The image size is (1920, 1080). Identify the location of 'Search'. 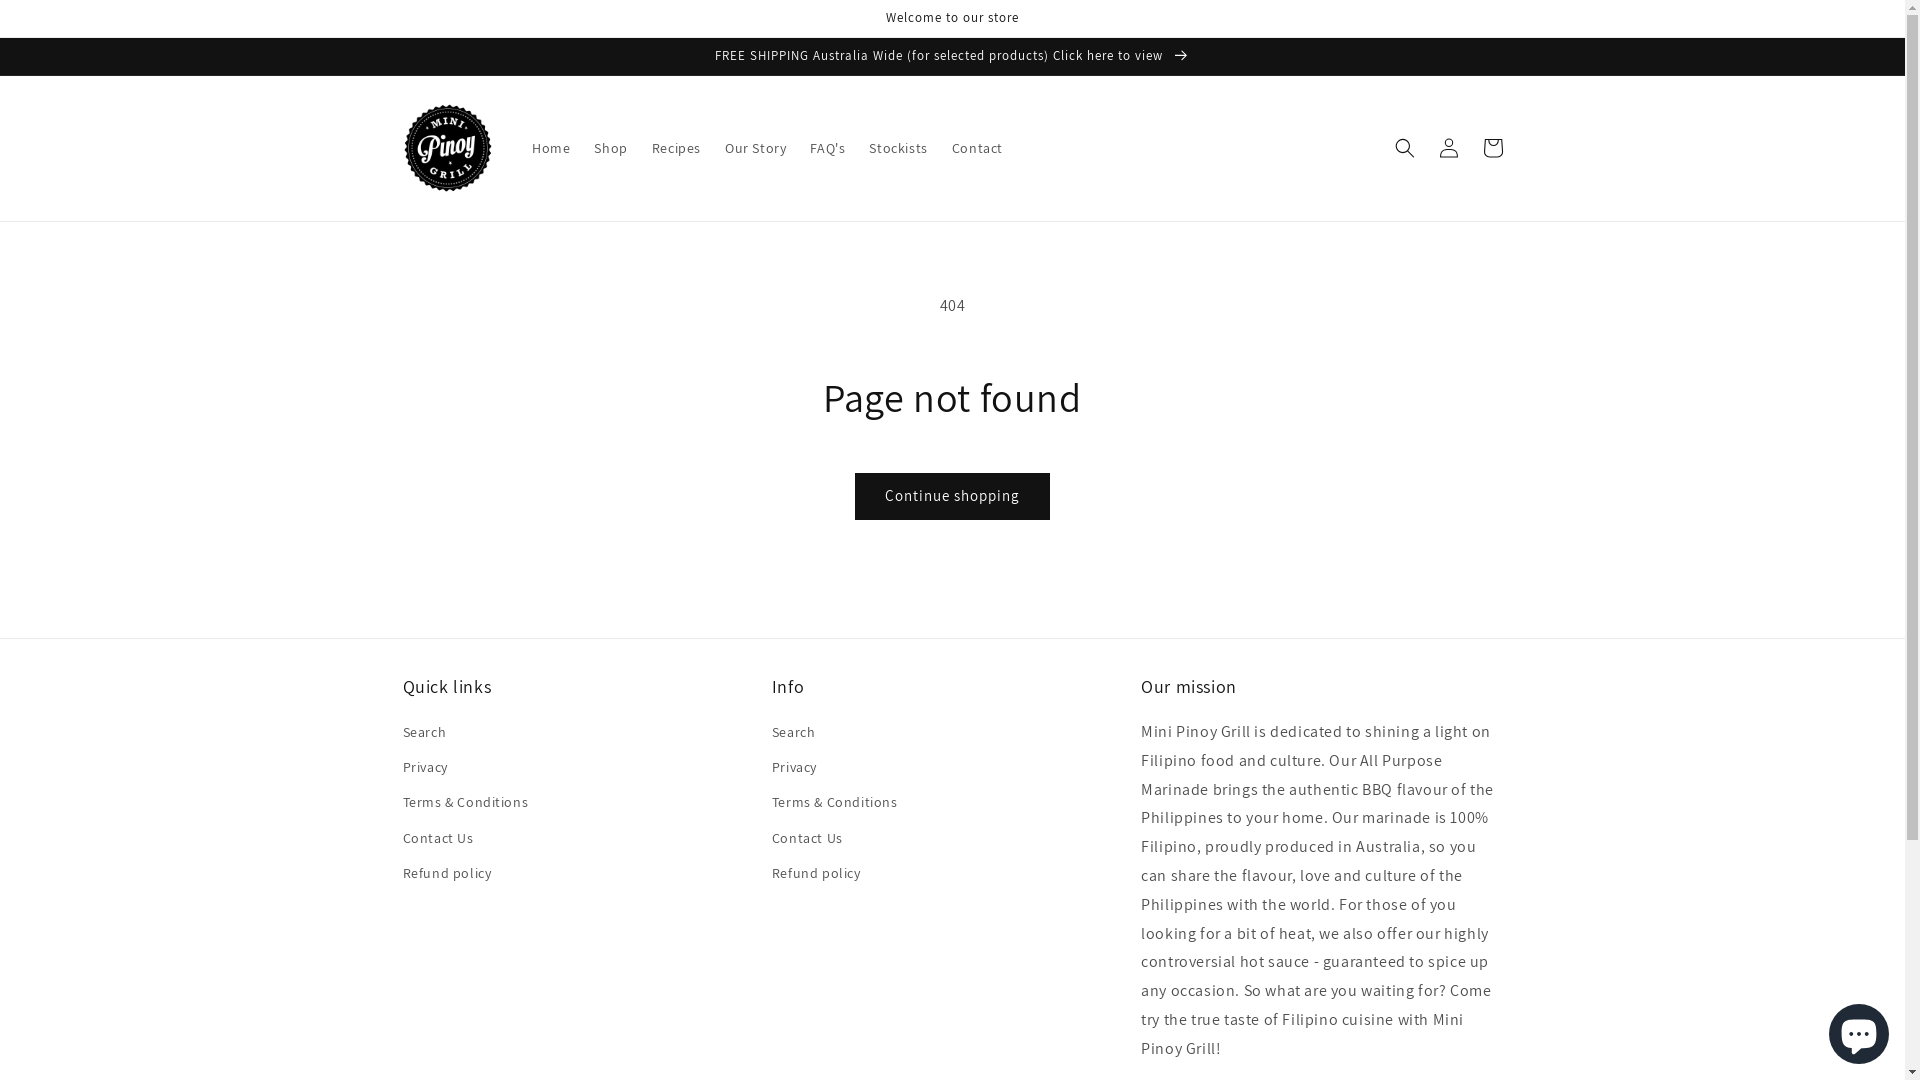
(422, 735).